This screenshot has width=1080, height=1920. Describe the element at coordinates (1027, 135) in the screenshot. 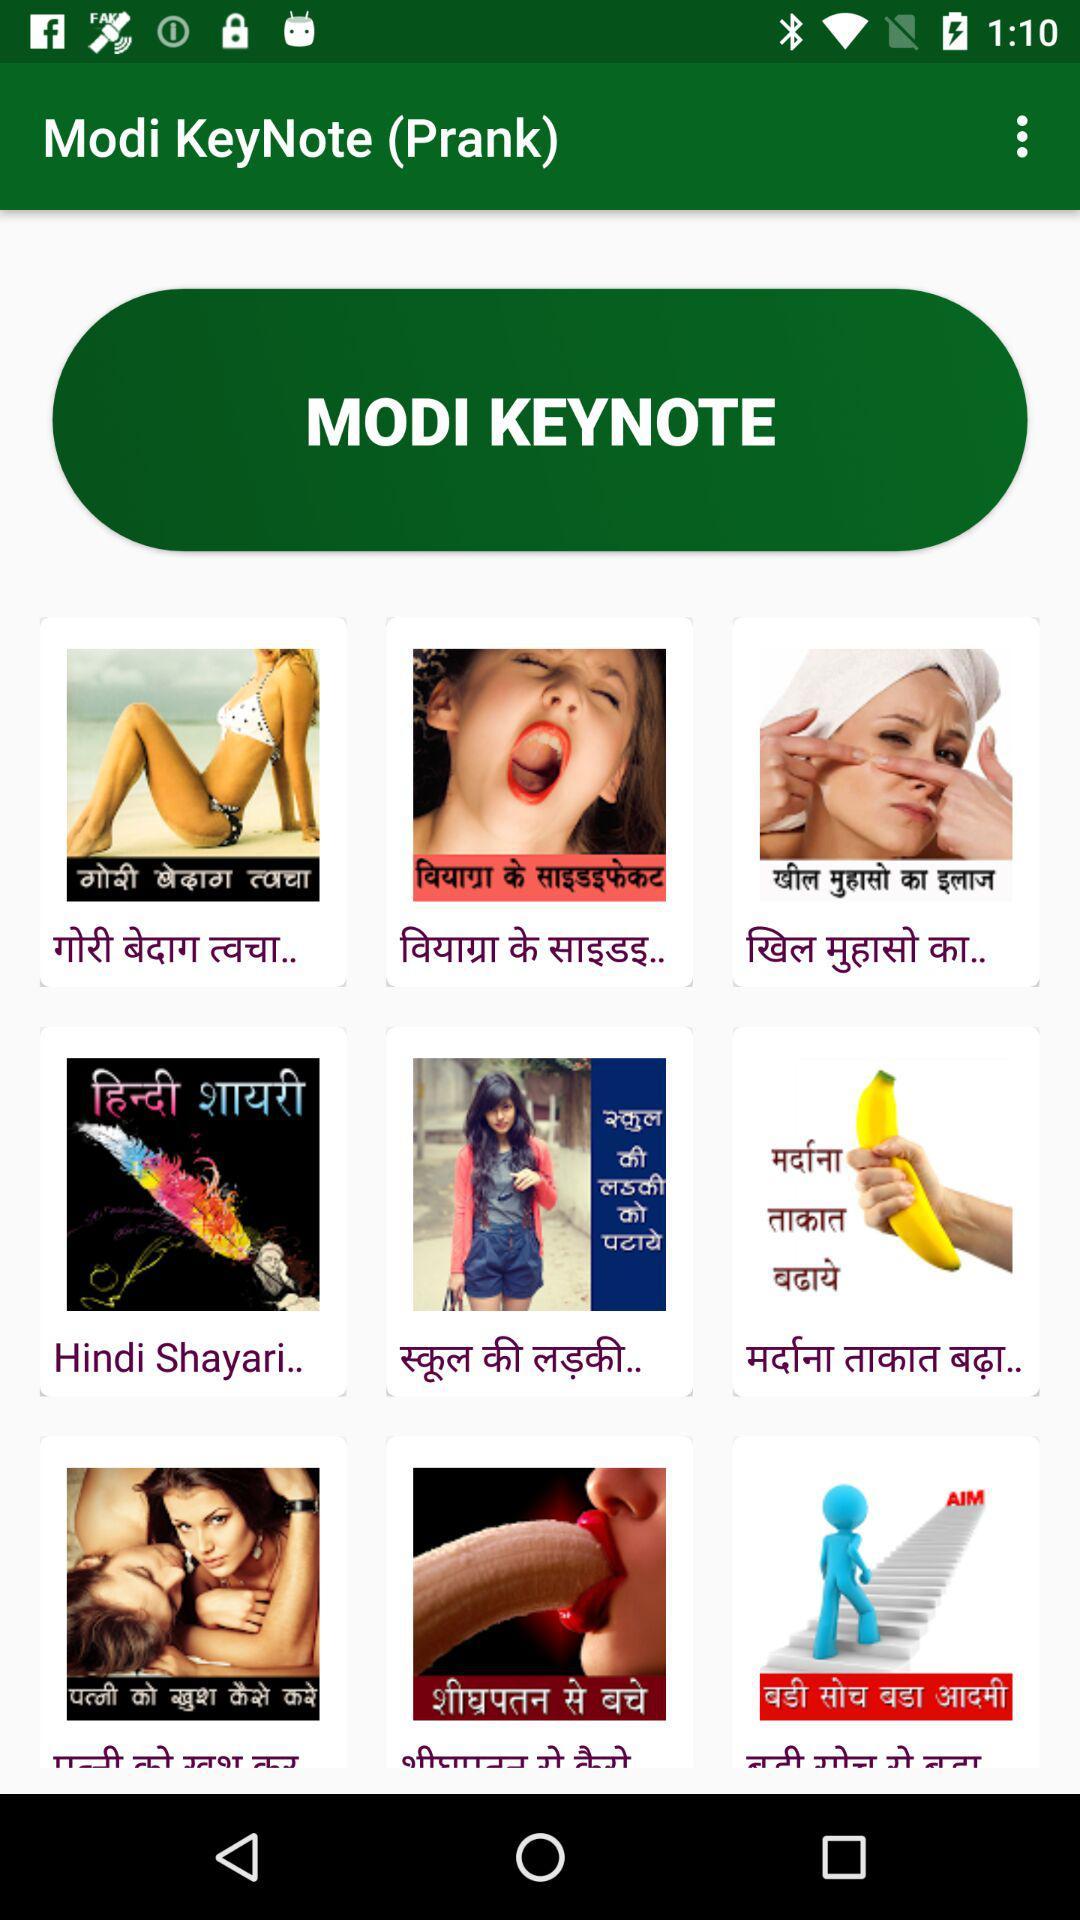

I see `the item above the modi keynote item` at that location.